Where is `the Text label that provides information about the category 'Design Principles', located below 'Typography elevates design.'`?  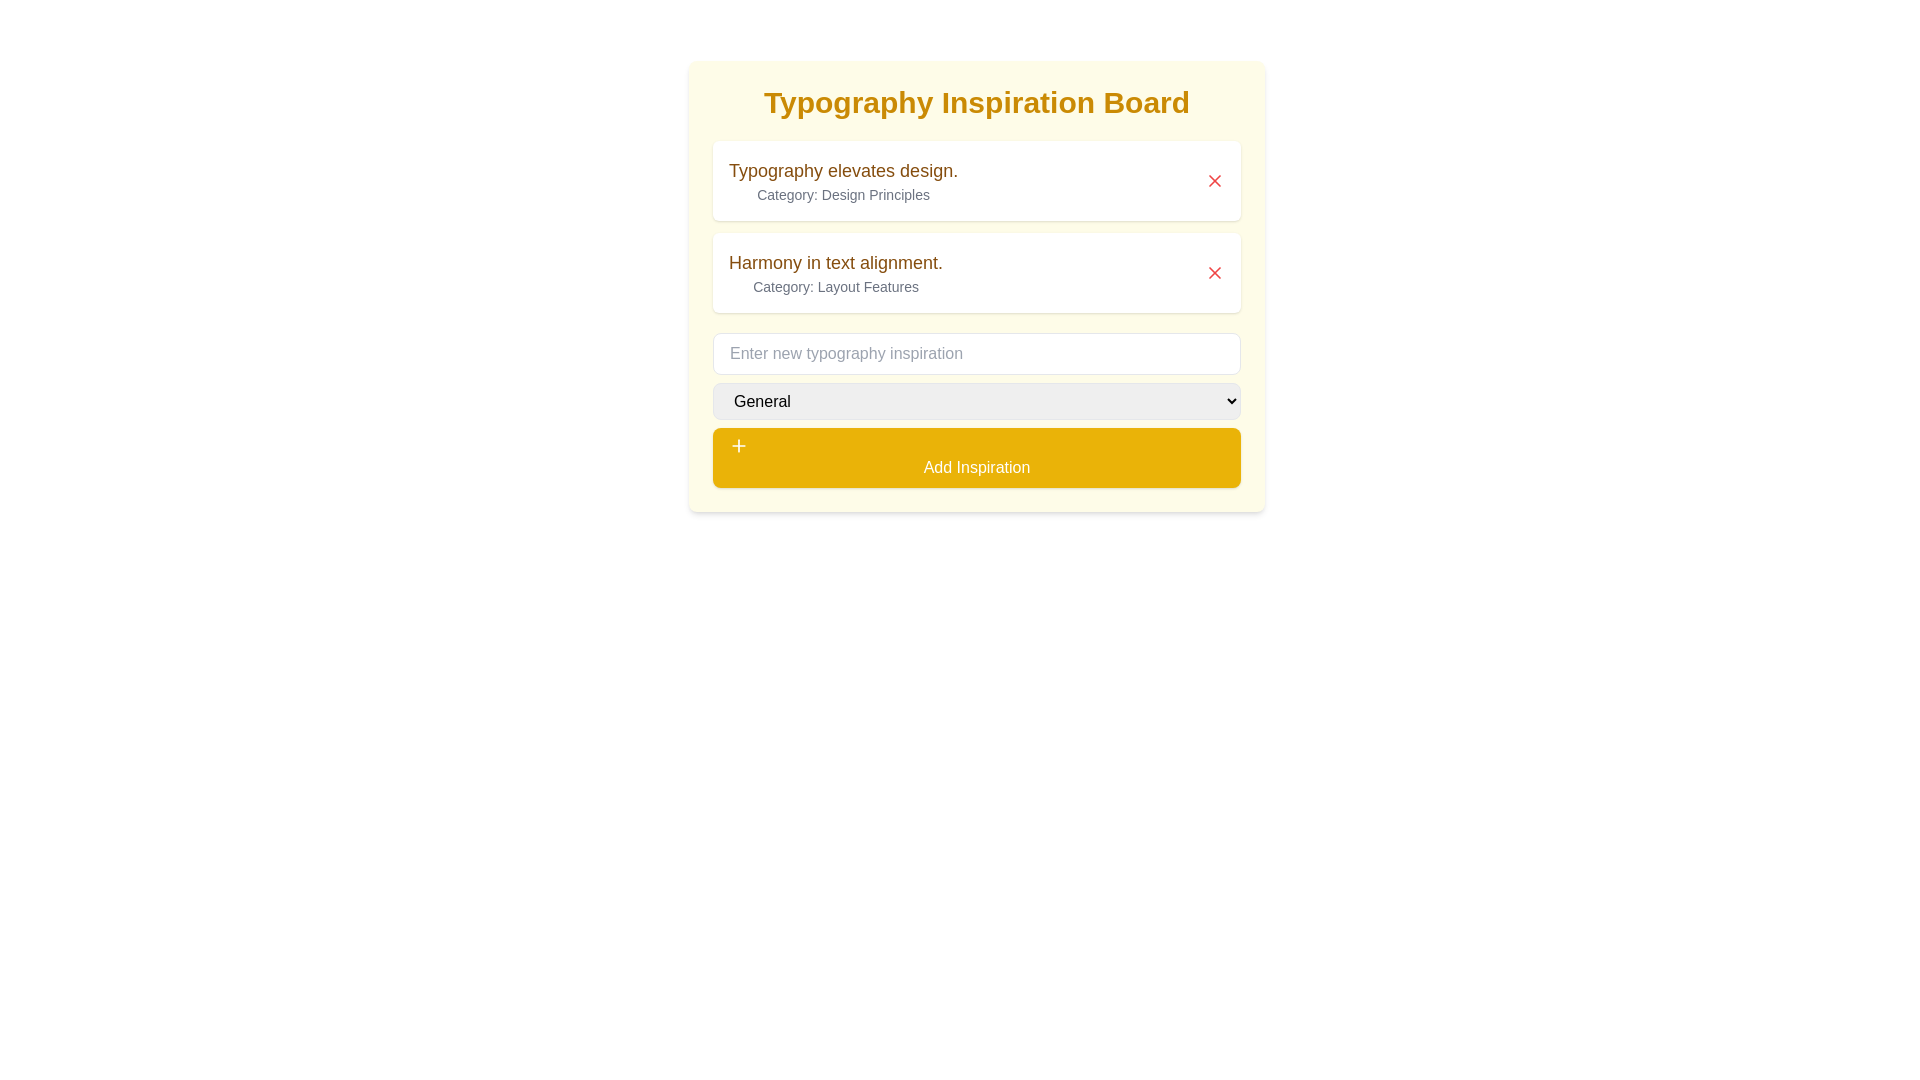
the Text label that provides information about the category 'Design Principles', located below 'Typography elevates design.' is located at coordinates (843, 195).